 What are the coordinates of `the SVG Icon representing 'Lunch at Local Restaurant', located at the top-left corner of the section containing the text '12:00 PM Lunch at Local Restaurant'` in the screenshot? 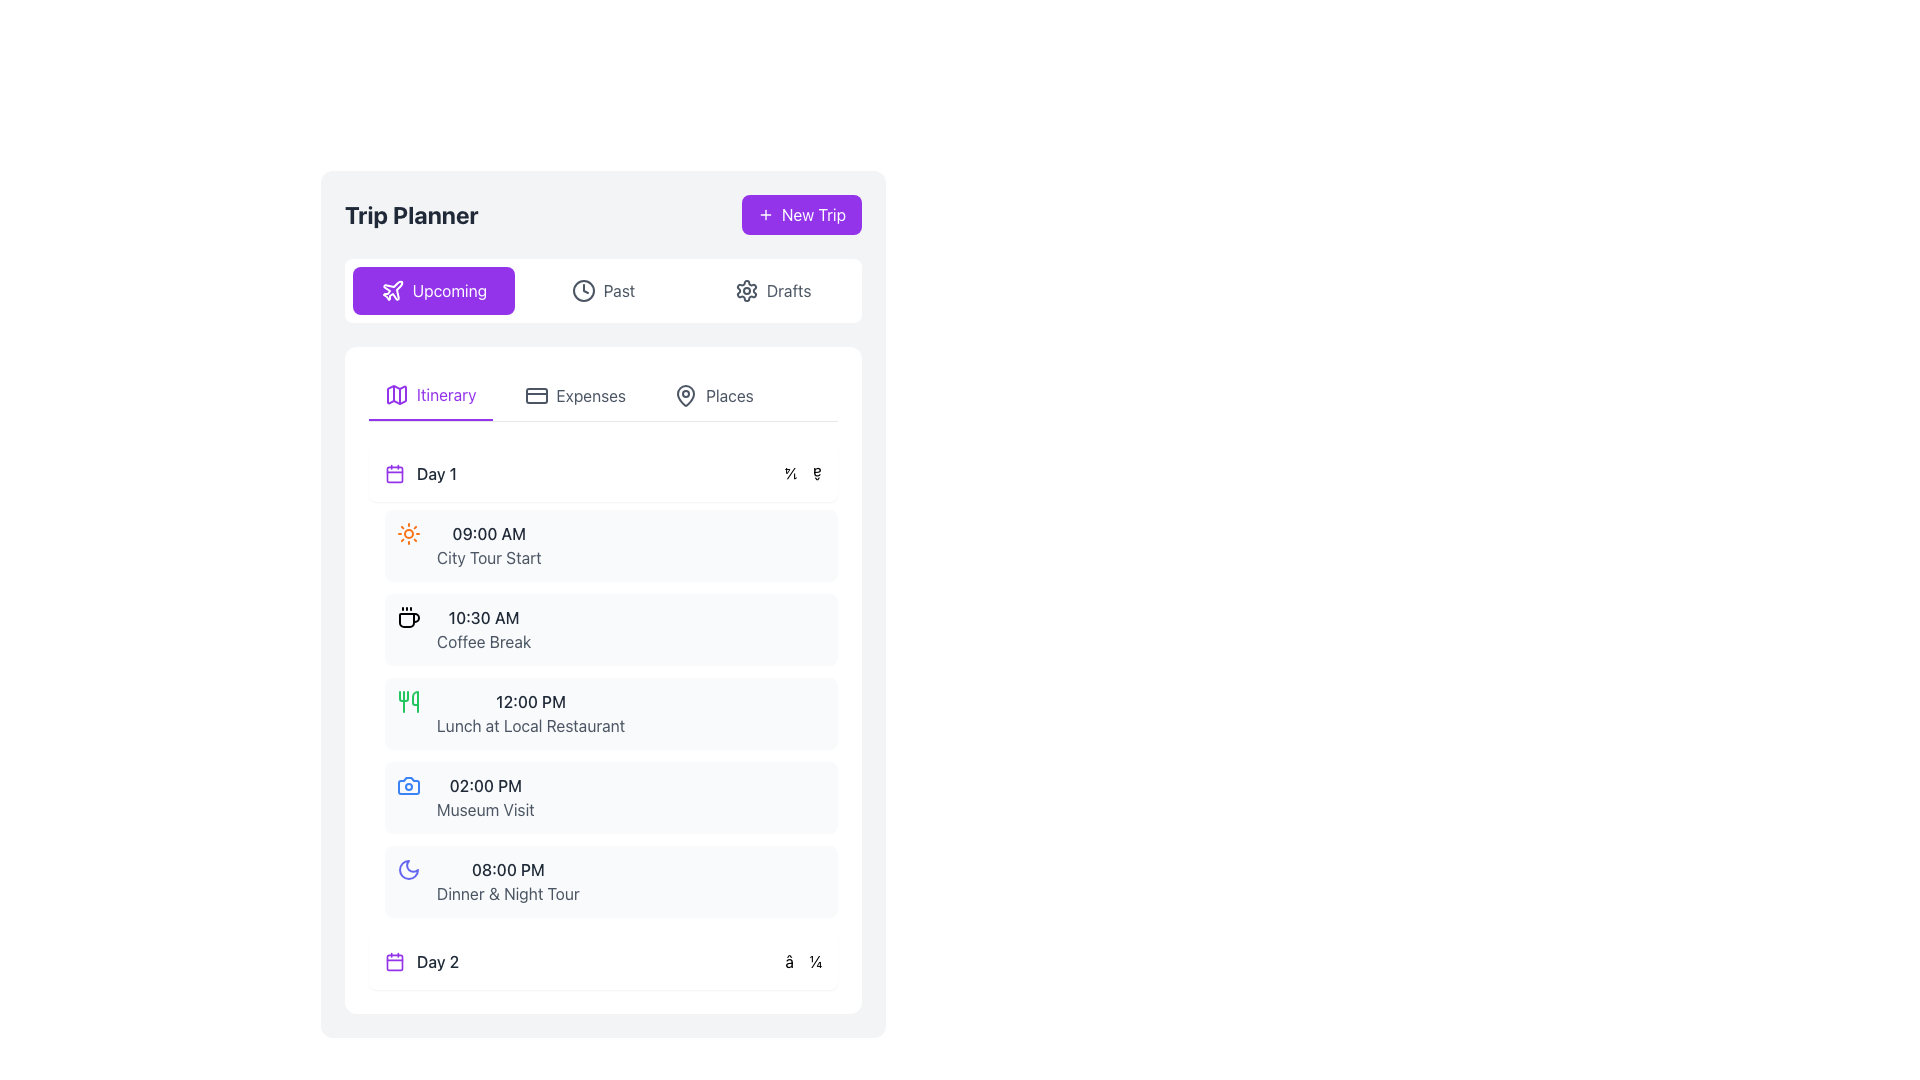 It's located at (407, 701).